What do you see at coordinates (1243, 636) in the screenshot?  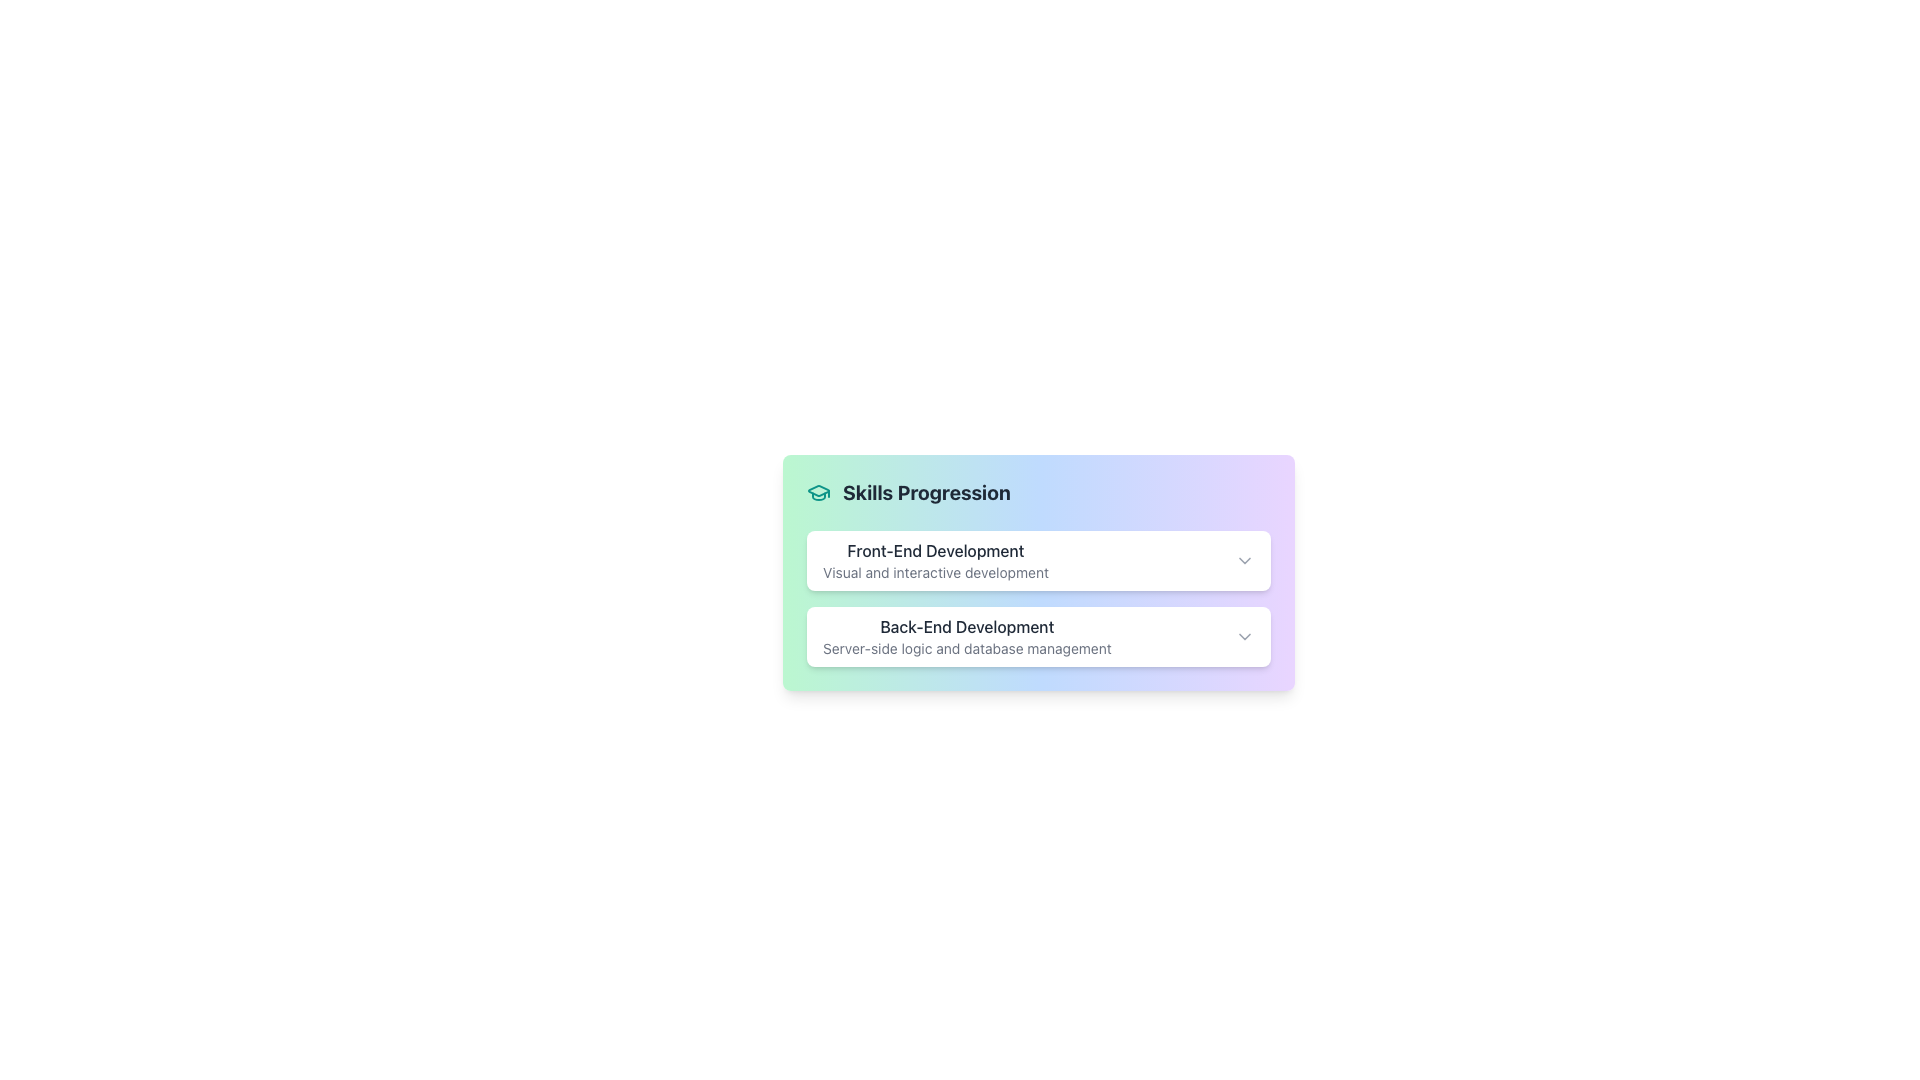 I see `the downward-facing chevron icon on the right side of the 'Back-End Development' section` at bounding box center [1243, 636].